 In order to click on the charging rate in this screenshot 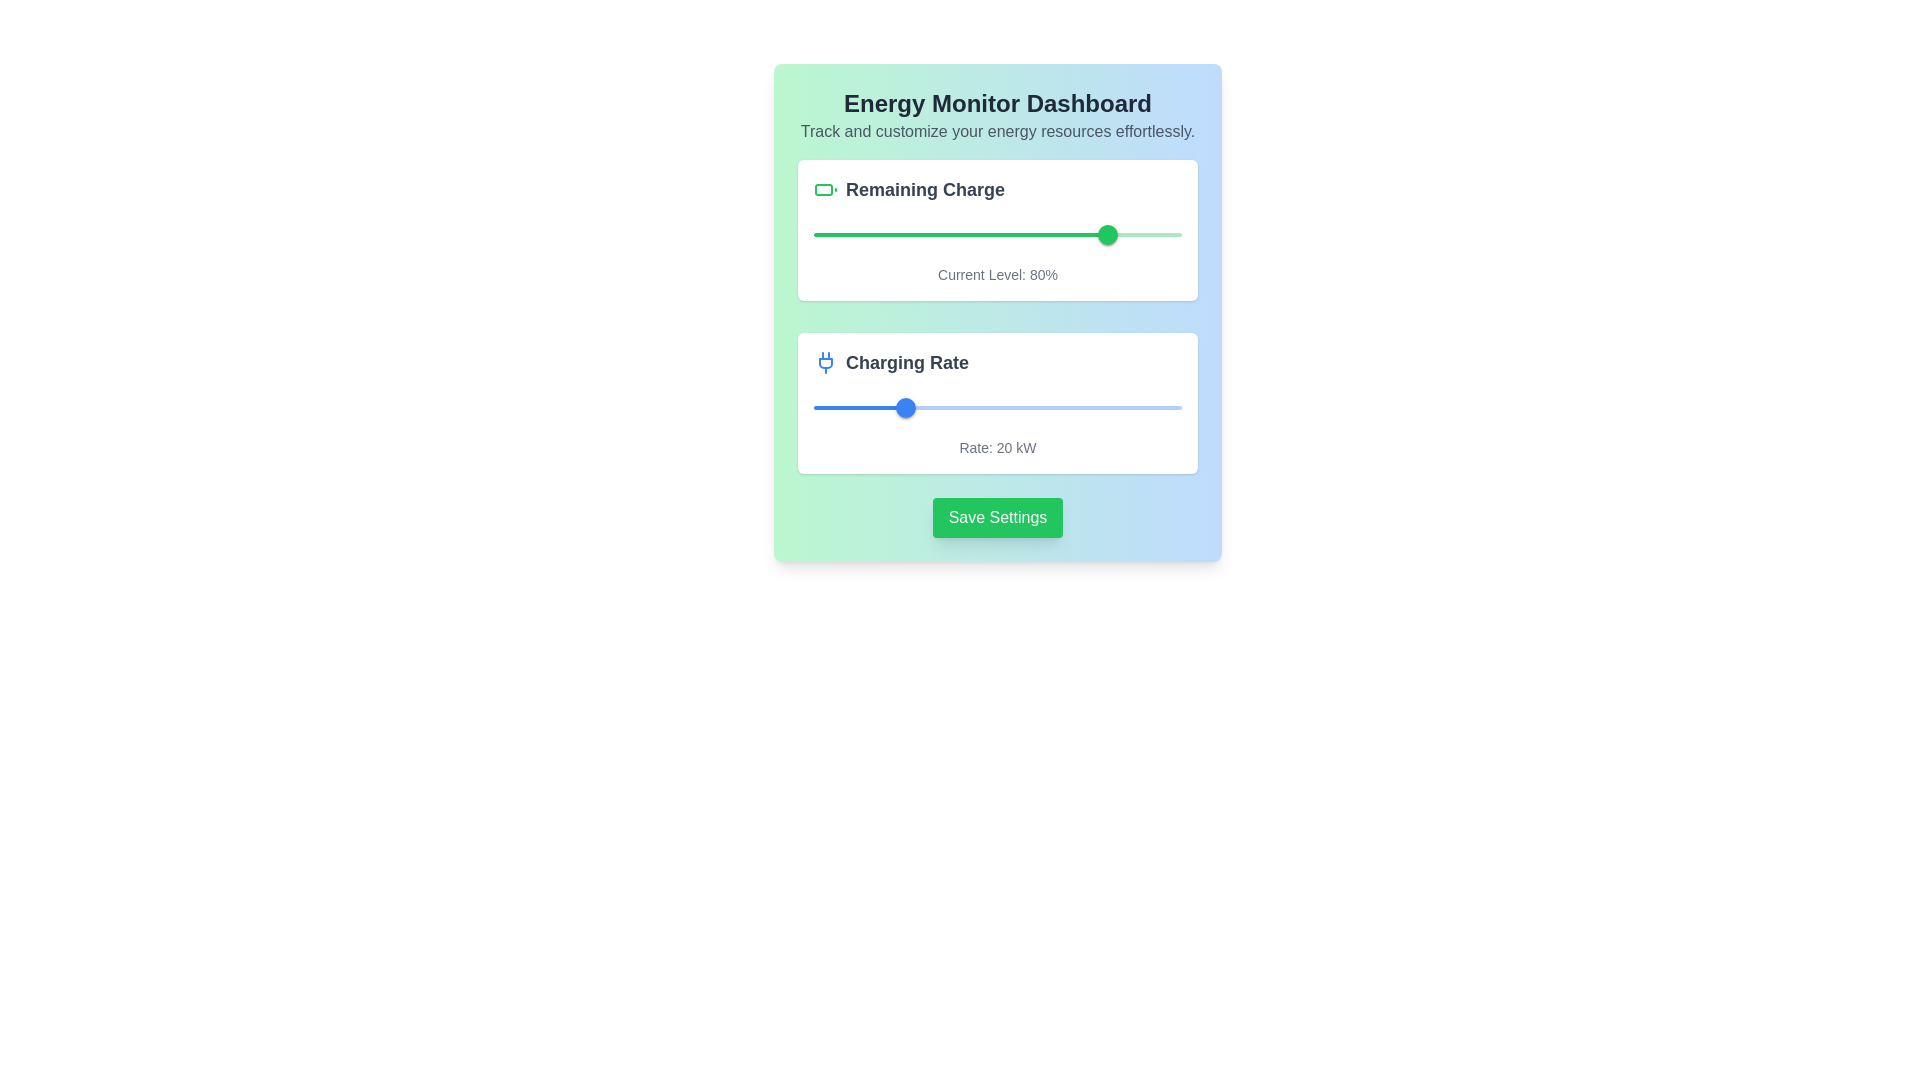, I will do `click(923, 407)`.